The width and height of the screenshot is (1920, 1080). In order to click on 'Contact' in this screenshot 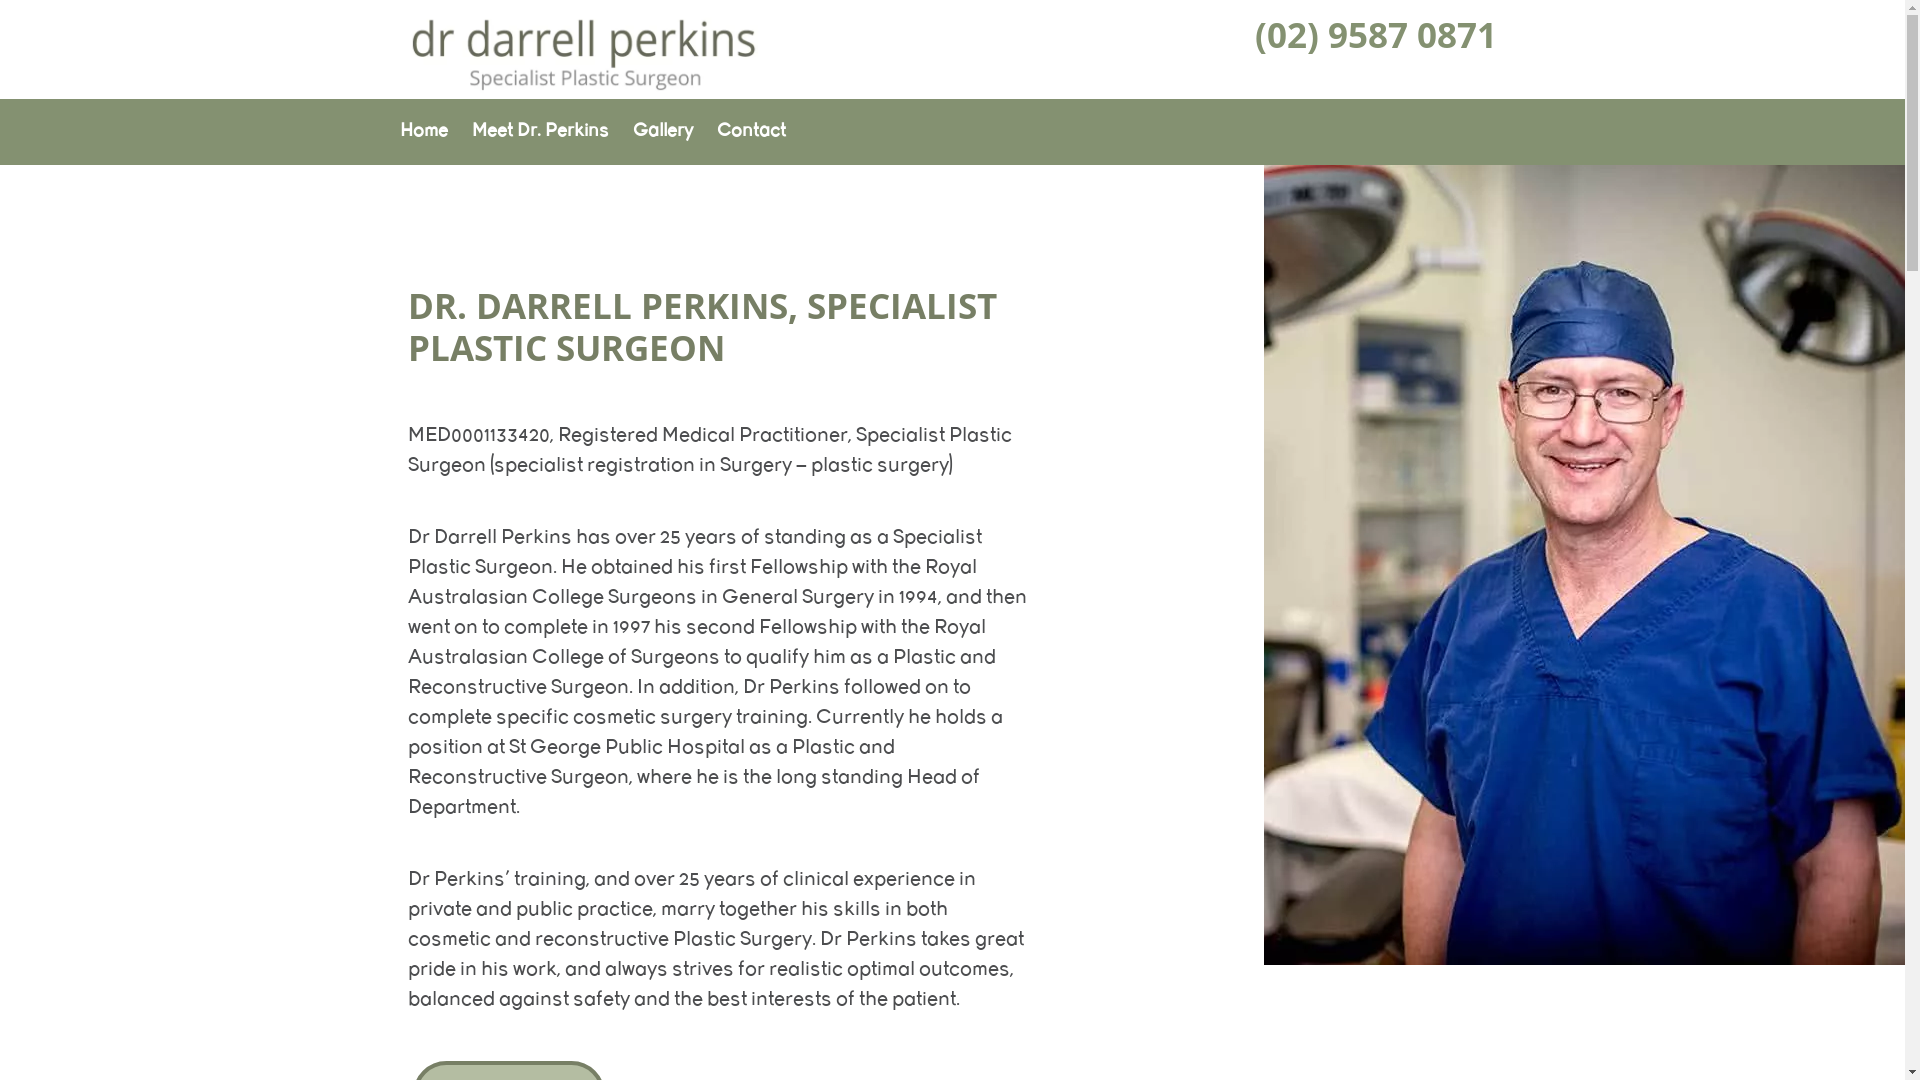, I will do `click(749, 131)`.